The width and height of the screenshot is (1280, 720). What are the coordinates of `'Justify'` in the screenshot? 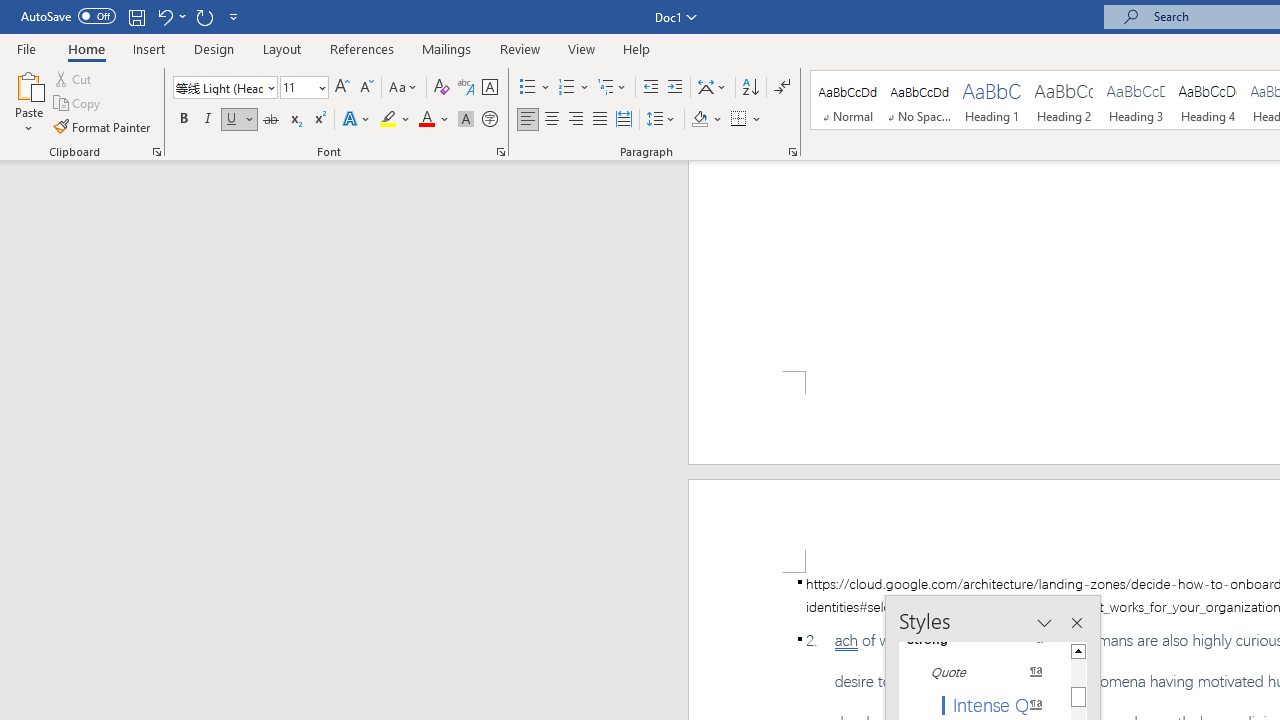 It's located at (598, 119).